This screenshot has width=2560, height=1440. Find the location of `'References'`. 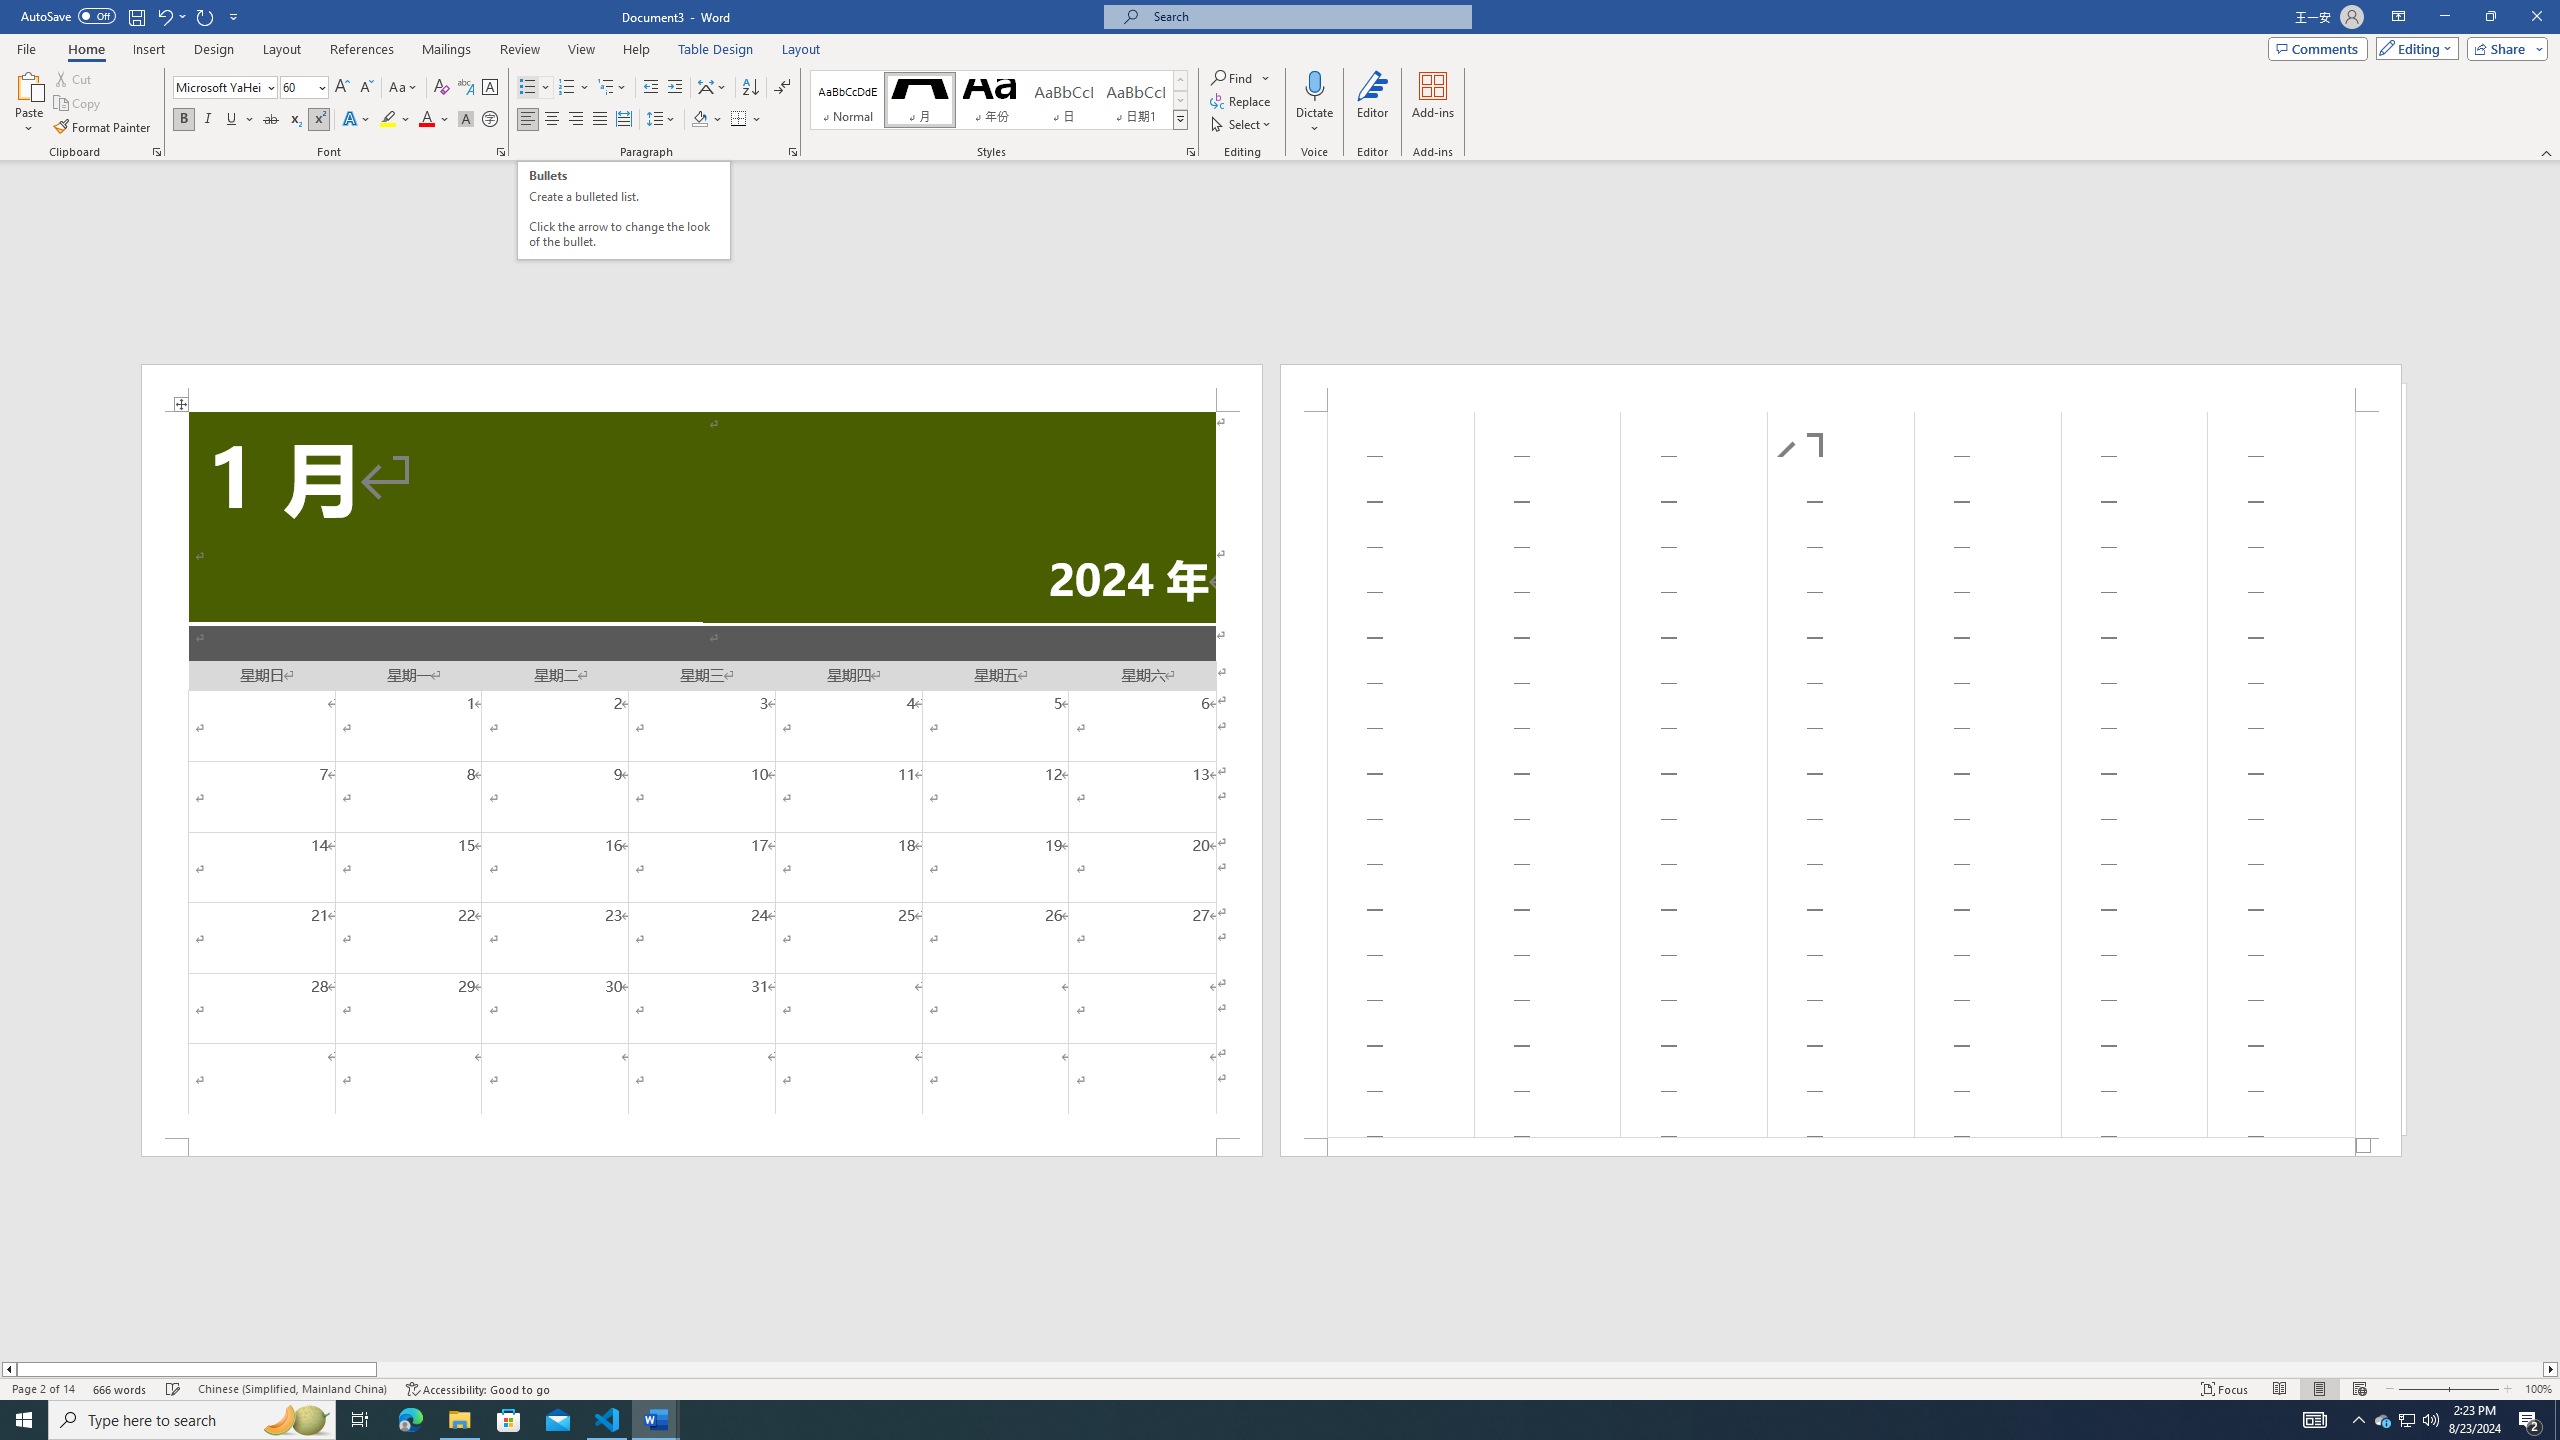

'References' is located at coordinates (362, 49).